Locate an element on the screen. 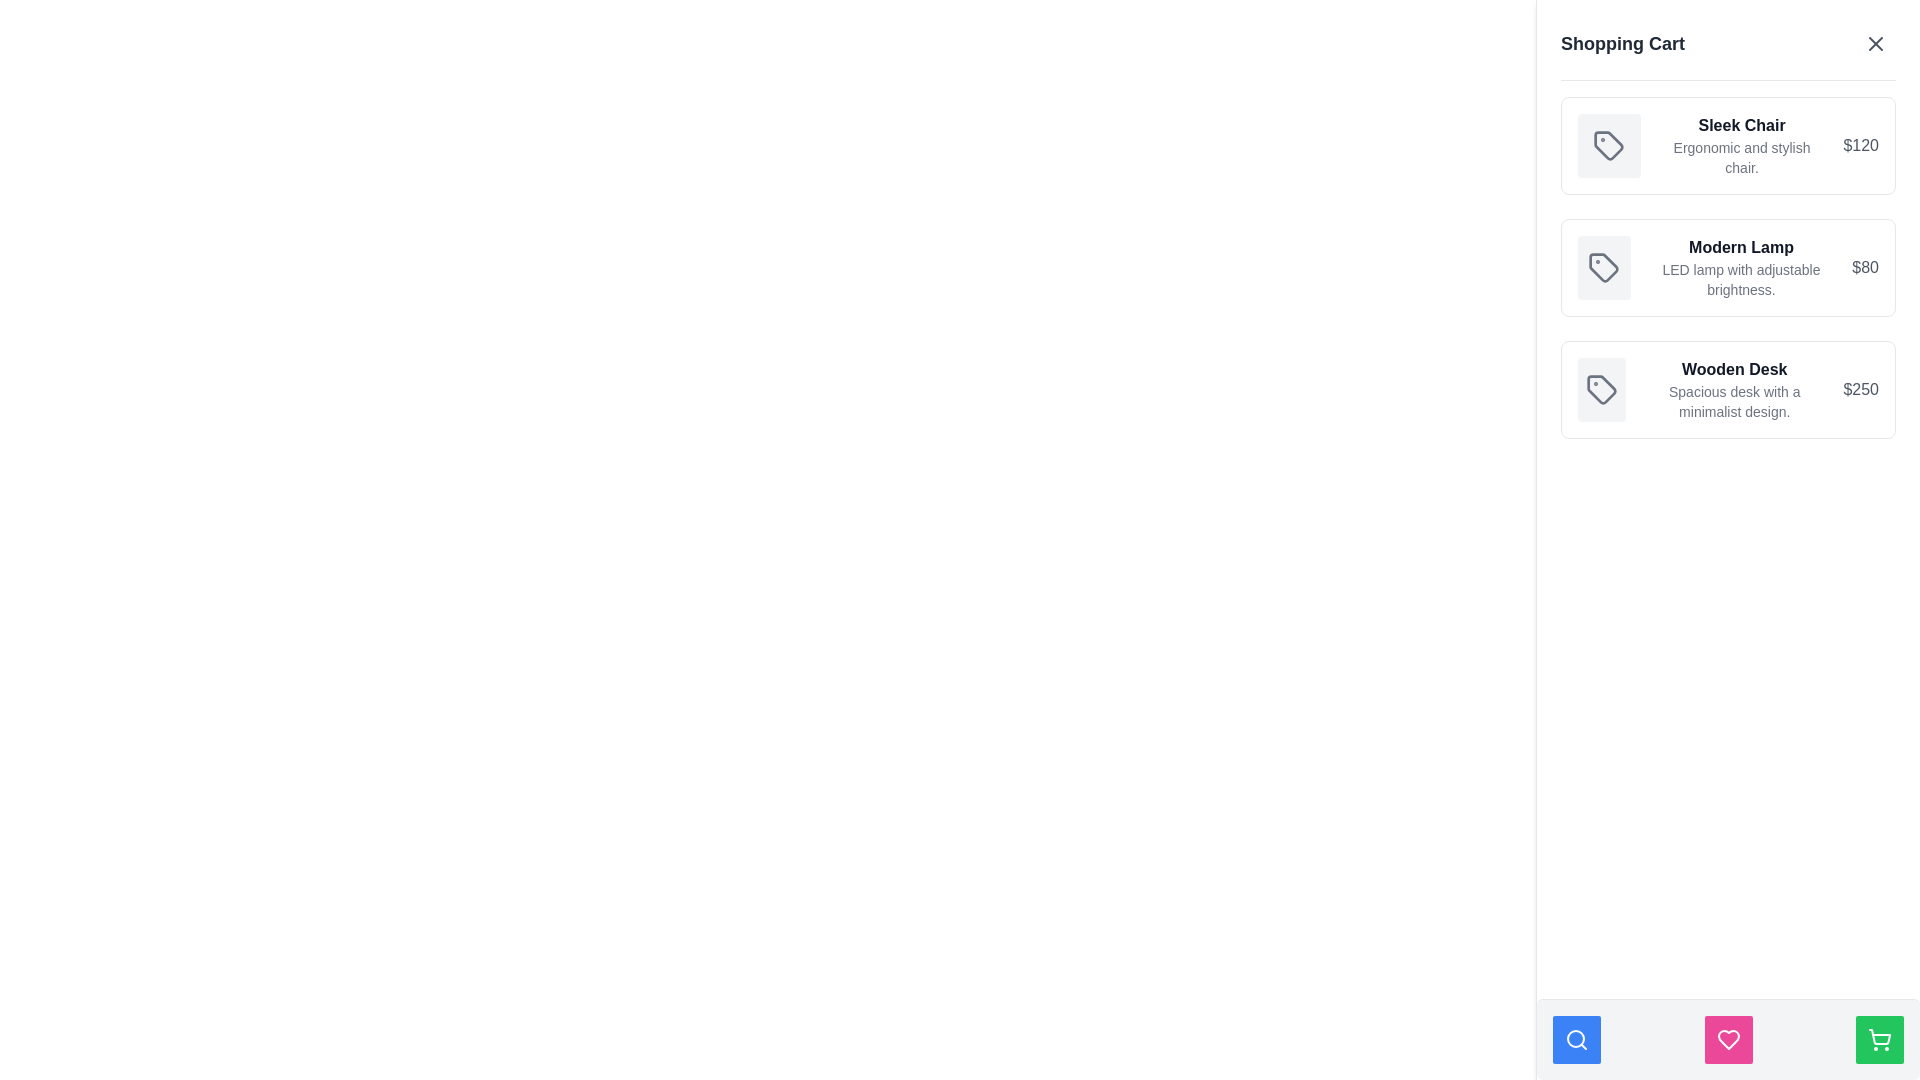 The image size is (1920, 1080). the product card displaying 'Wooden Desk', which includes details such as a title, description, and price, located in the shopping cart section is located at coordinates (1727, 389).